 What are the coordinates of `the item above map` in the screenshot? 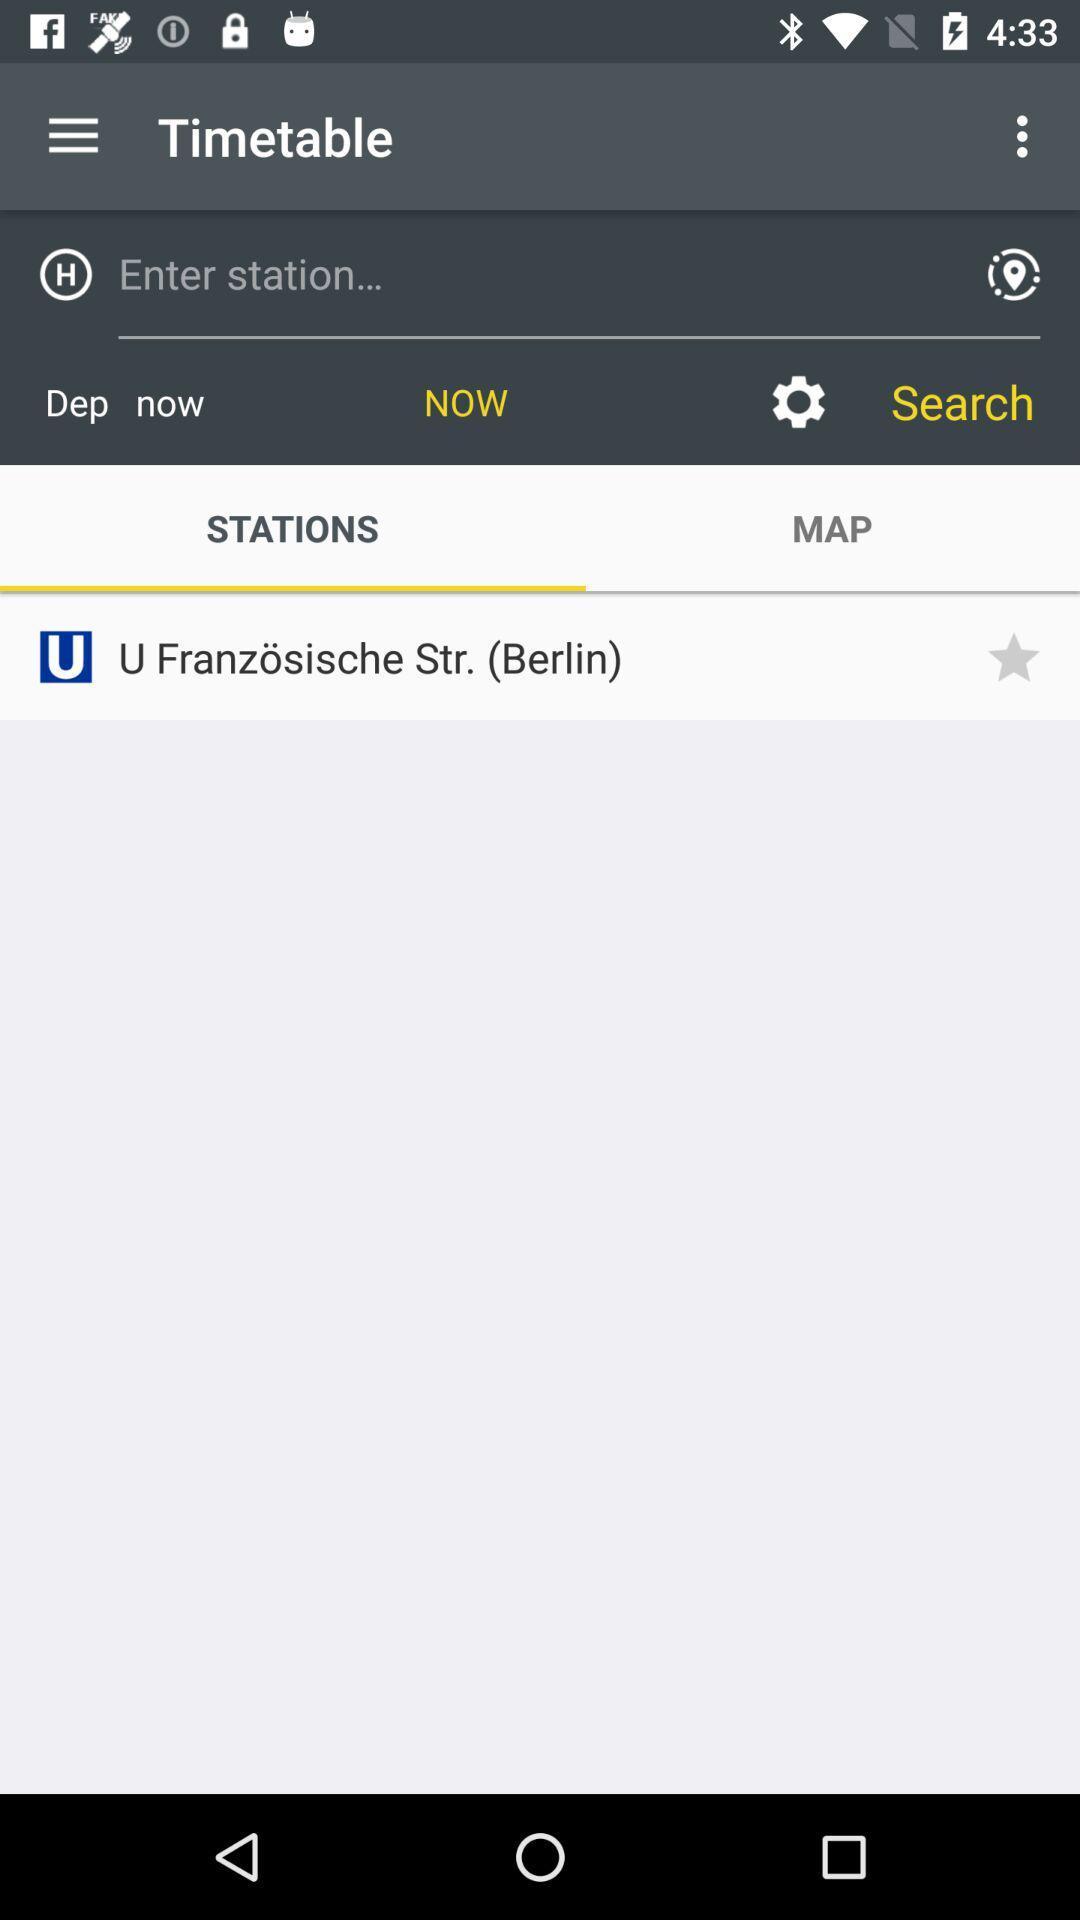 It's located at (797, 401).